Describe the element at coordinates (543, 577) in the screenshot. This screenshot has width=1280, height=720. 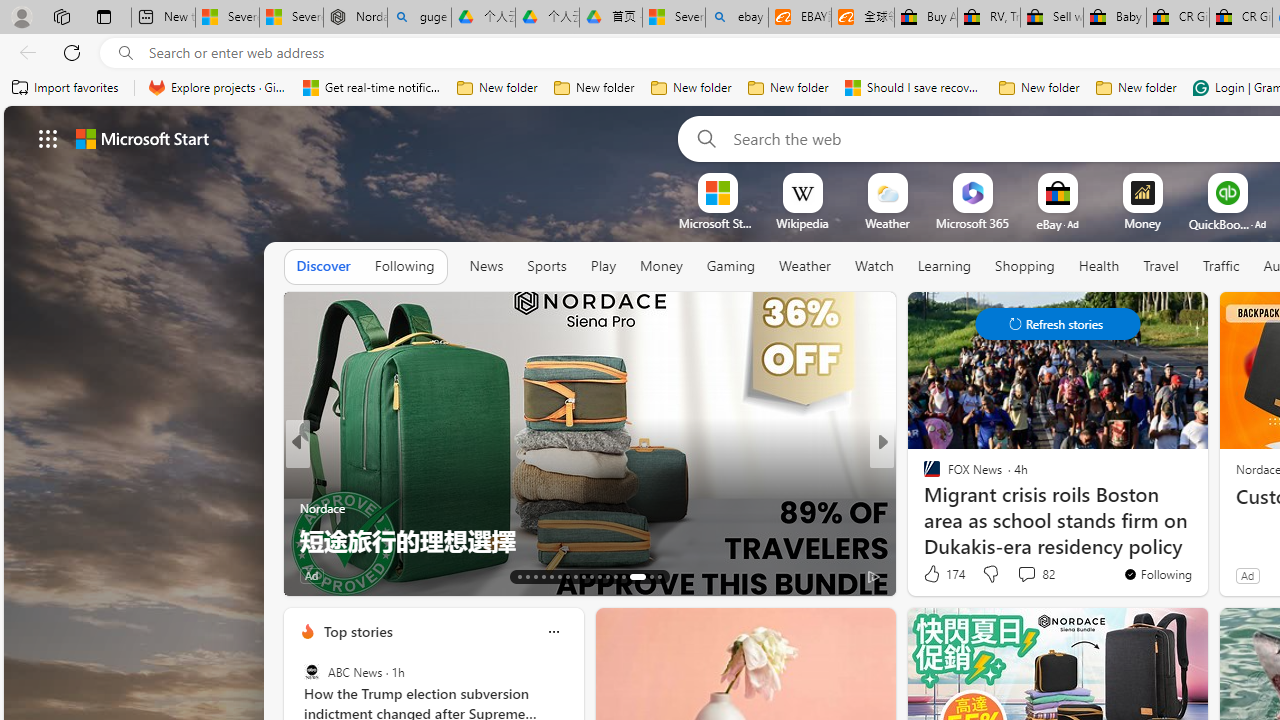
I see `'AutomationID: tab-16'` at that location.